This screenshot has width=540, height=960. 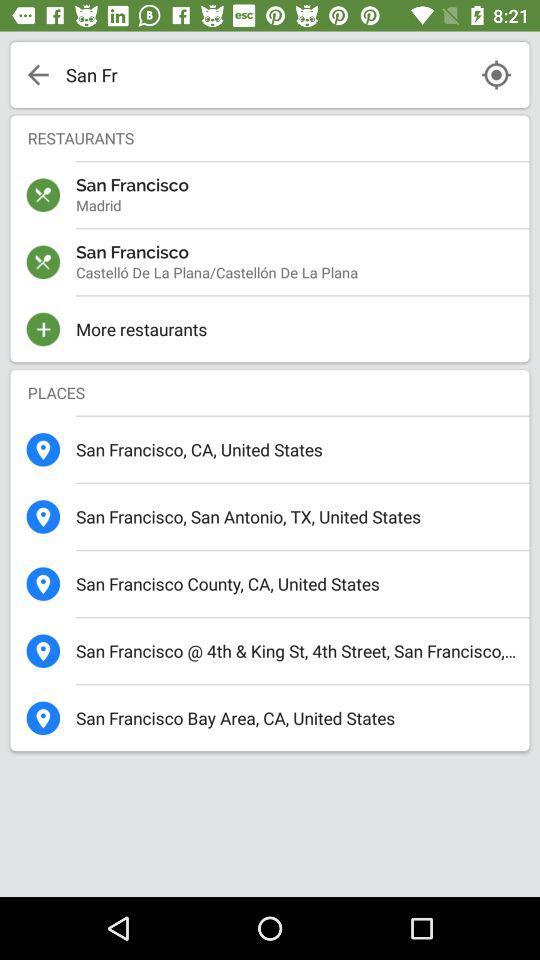 I want to click on the plus icon, so click(x=43, y=329).